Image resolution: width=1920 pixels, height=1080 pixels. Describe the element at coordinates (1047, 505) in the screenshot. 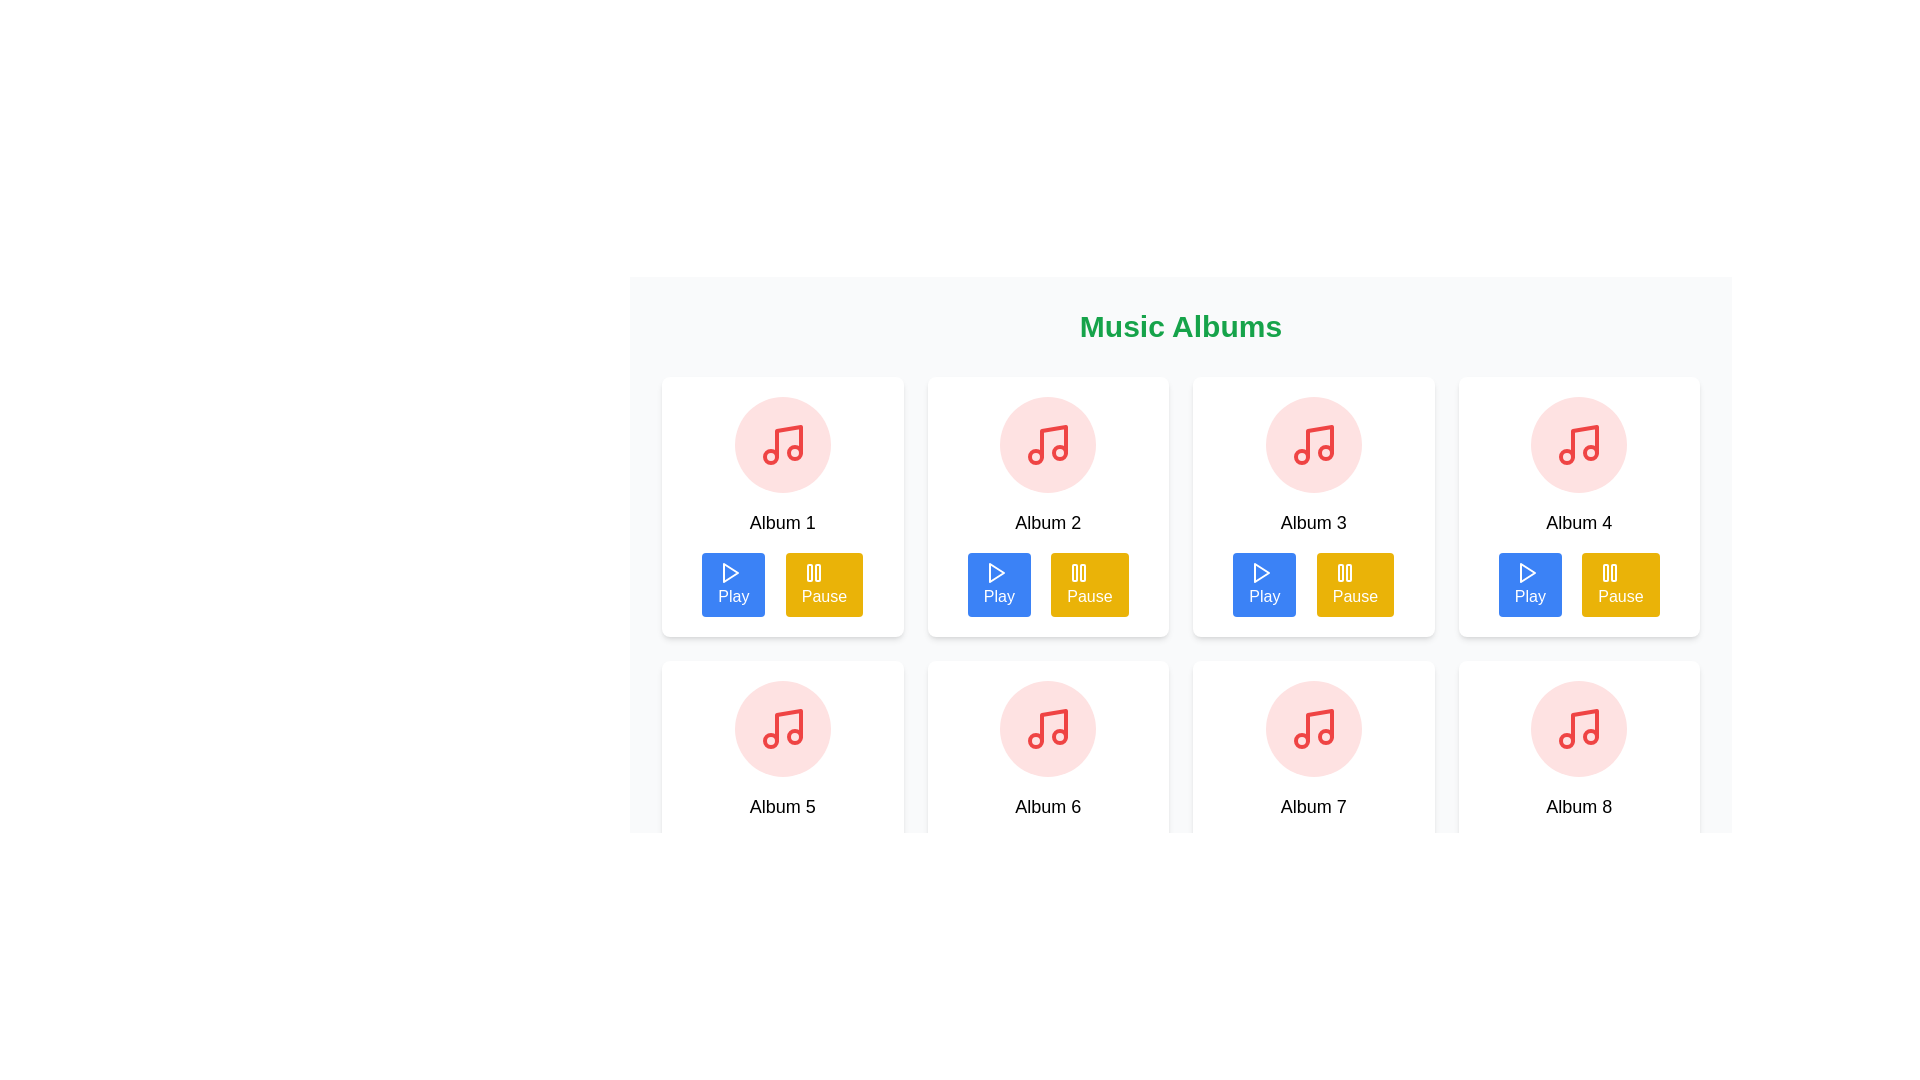

I see `the 'Album 2' card, which is the second item in the grid layout located below the 'Music Albums' title` at that location.